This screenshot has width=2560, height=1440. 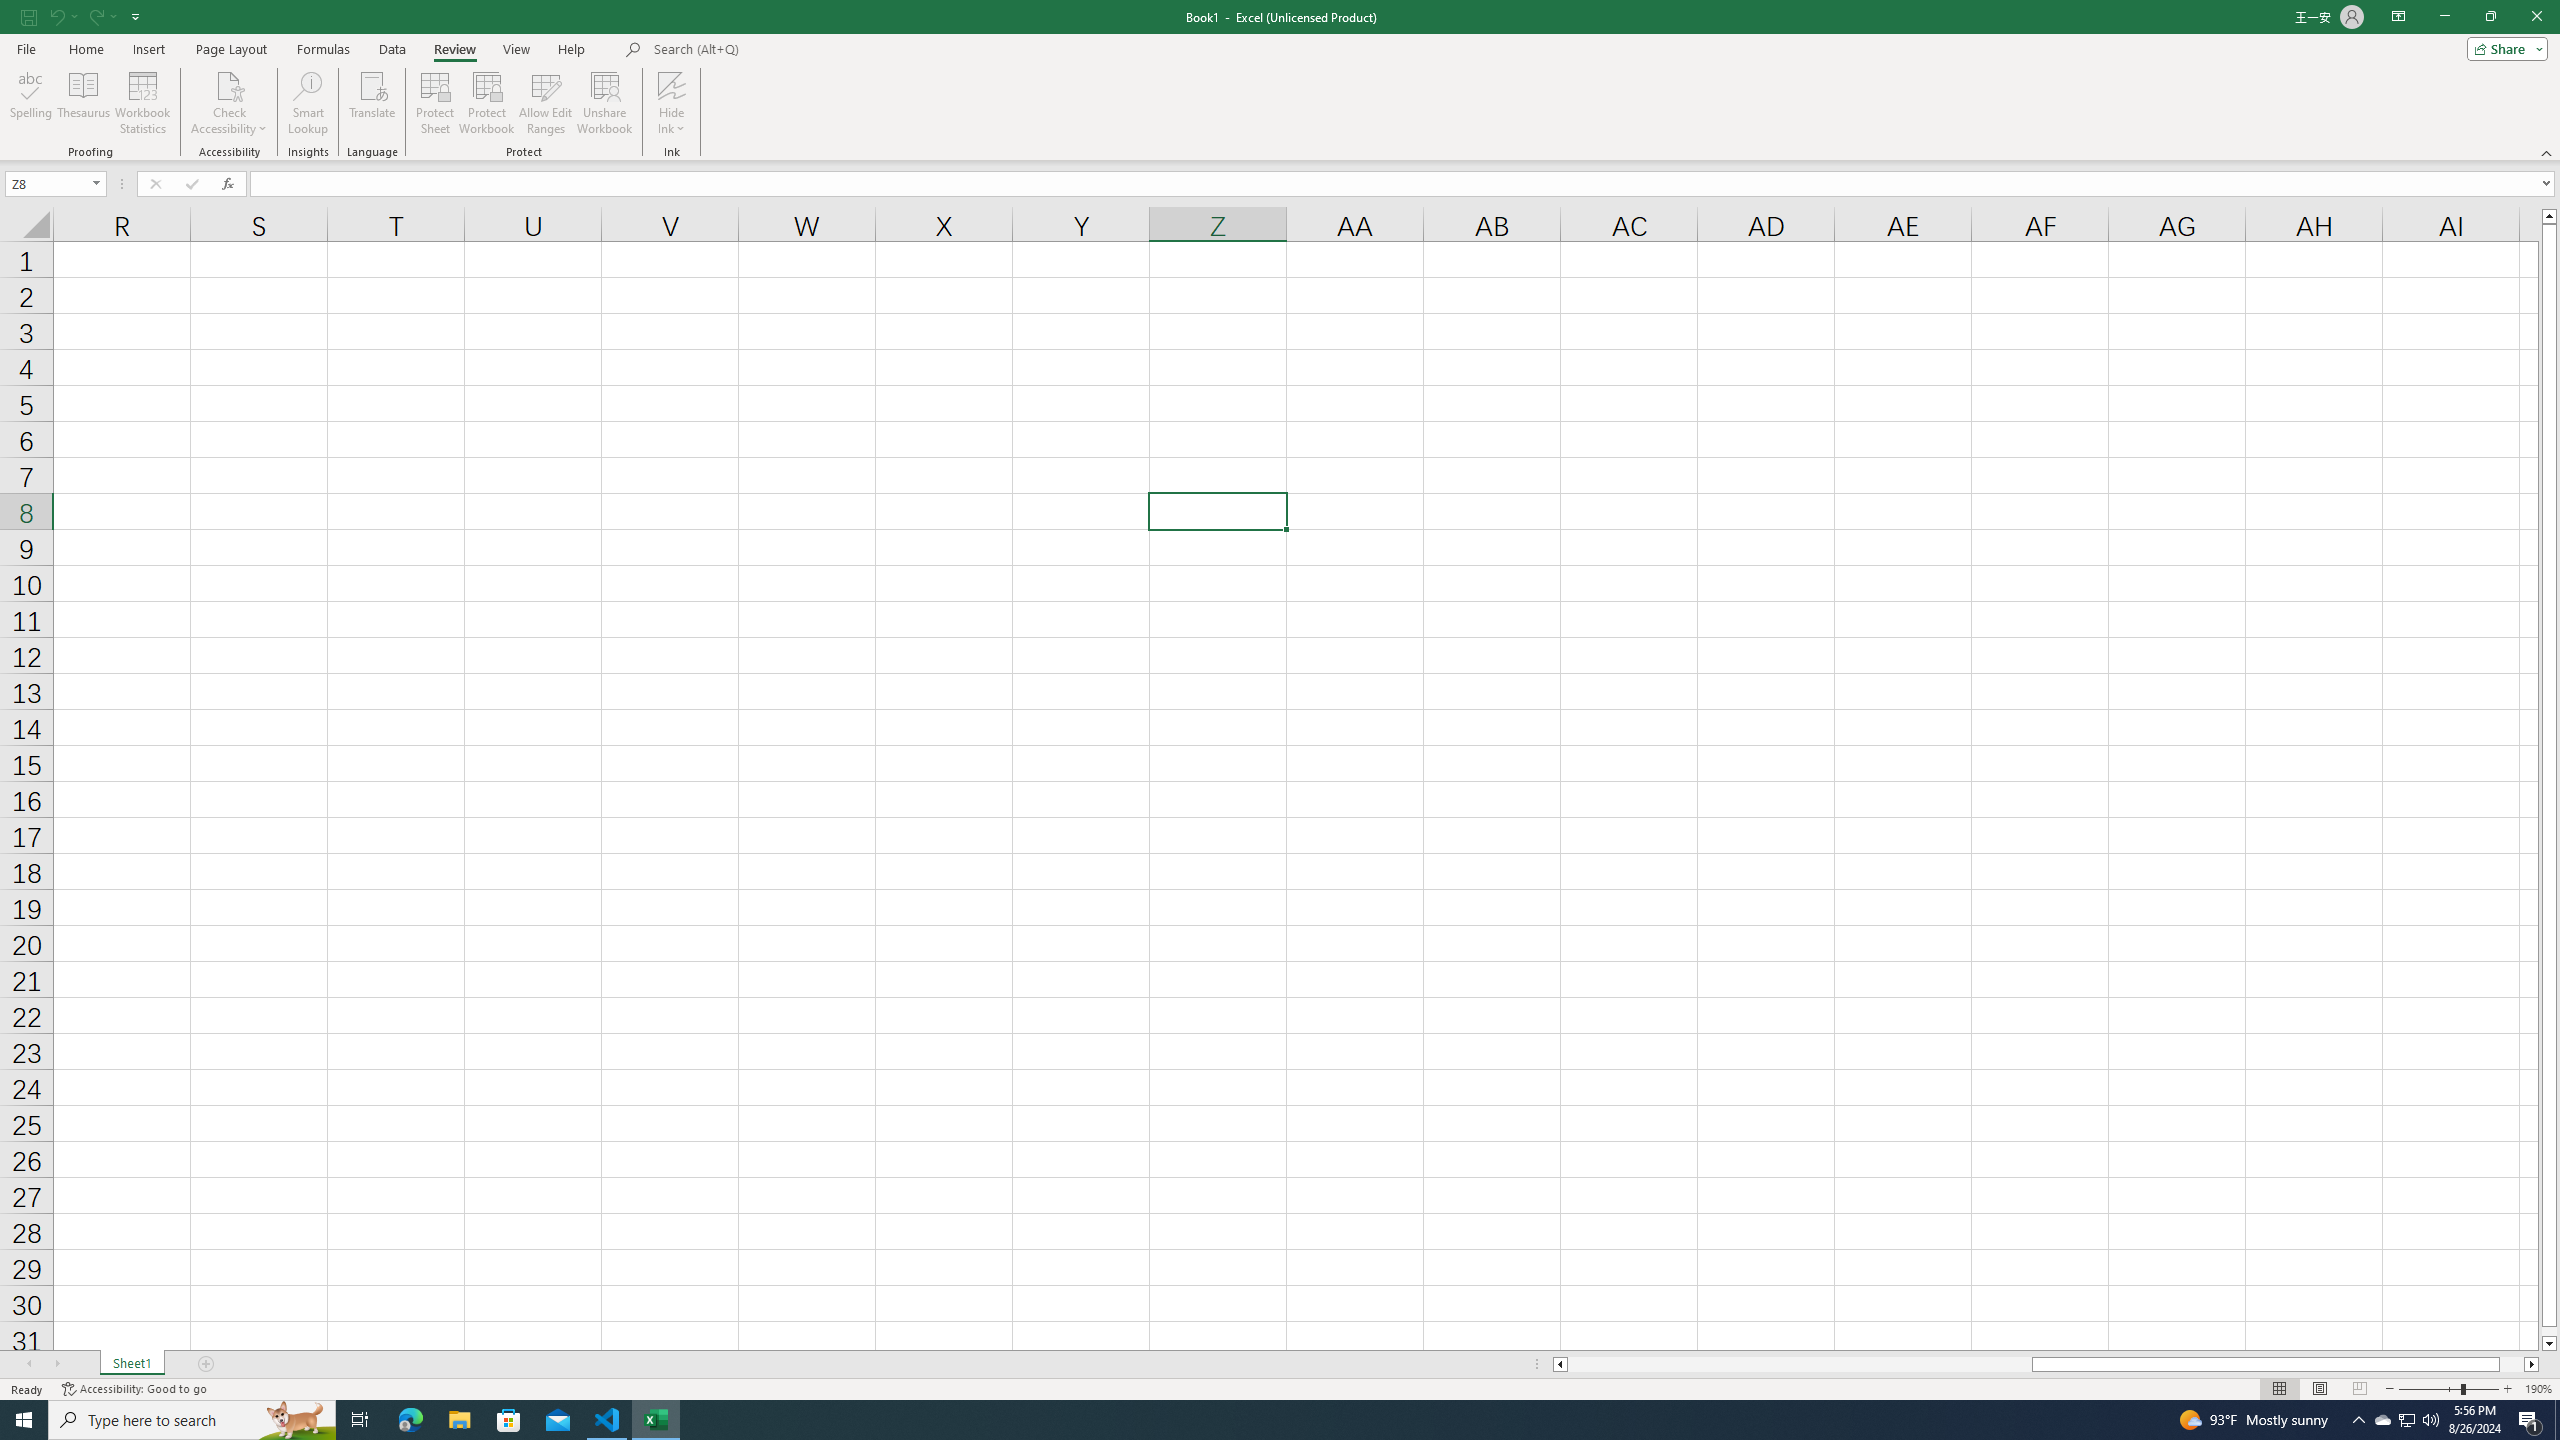 What do you see at coordinates (1558, 1363) in the screenshot?
I see `'Column left'` at bounding box center [1558, 1363].